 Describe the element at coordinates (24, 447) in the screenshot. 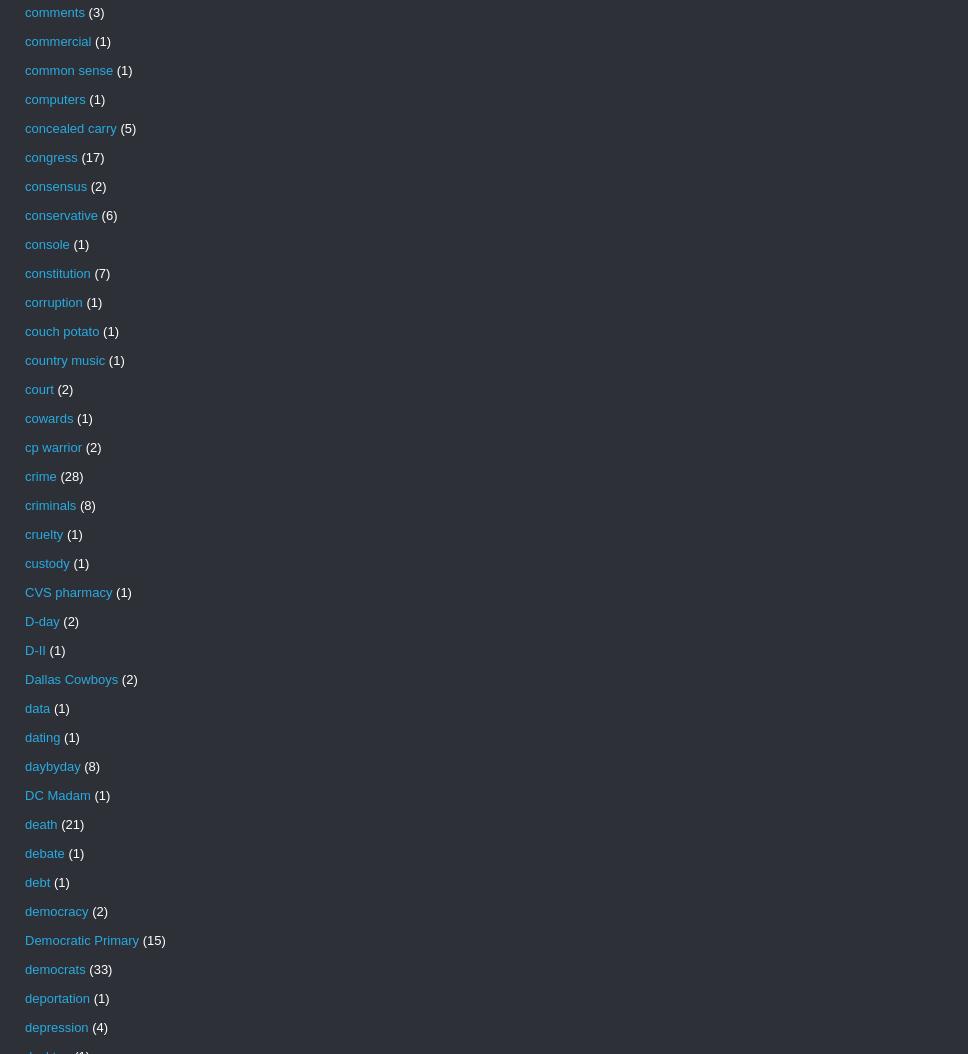

I see `'cp warrior'` at that location.